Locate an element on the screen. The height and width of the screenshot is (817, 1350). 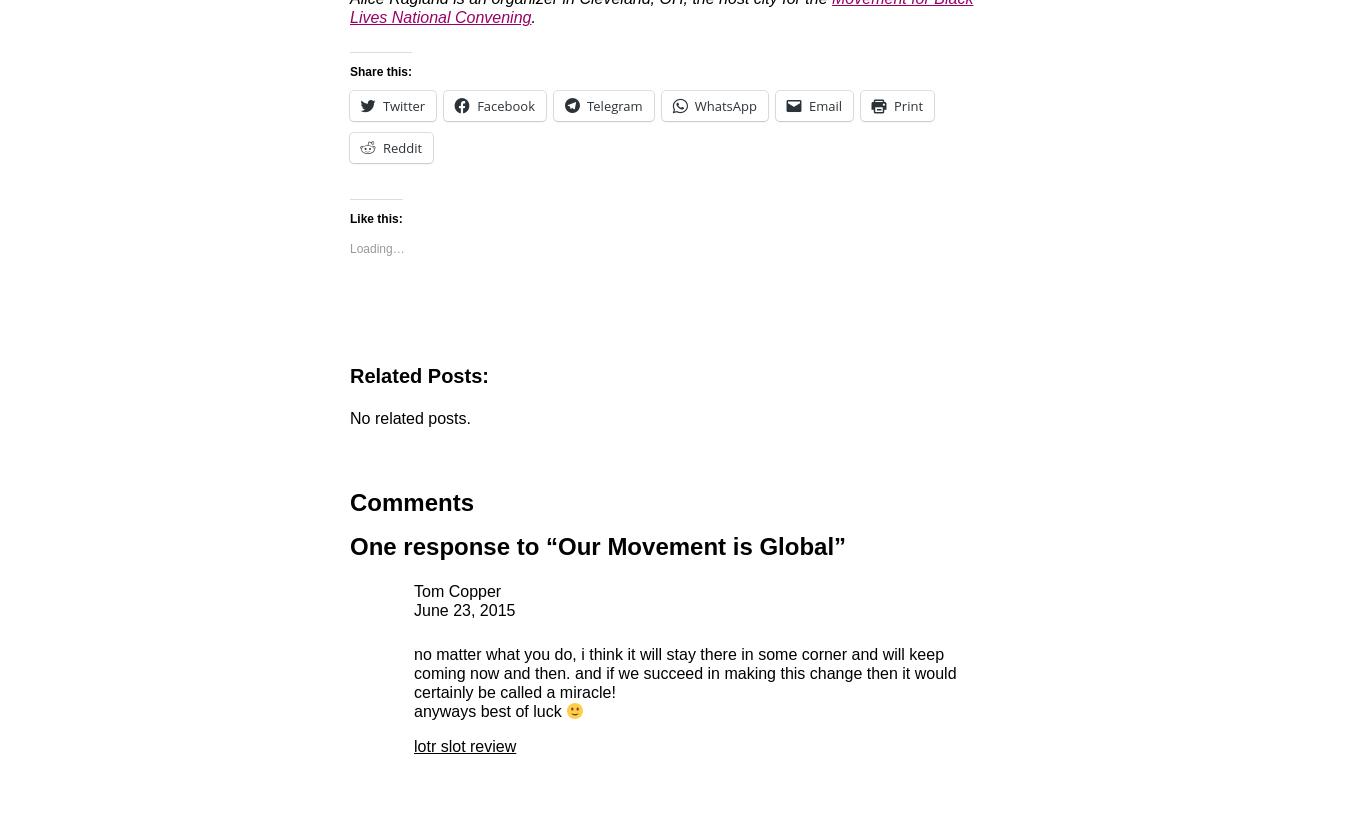
'Print' is located at coordinates (907, 105).